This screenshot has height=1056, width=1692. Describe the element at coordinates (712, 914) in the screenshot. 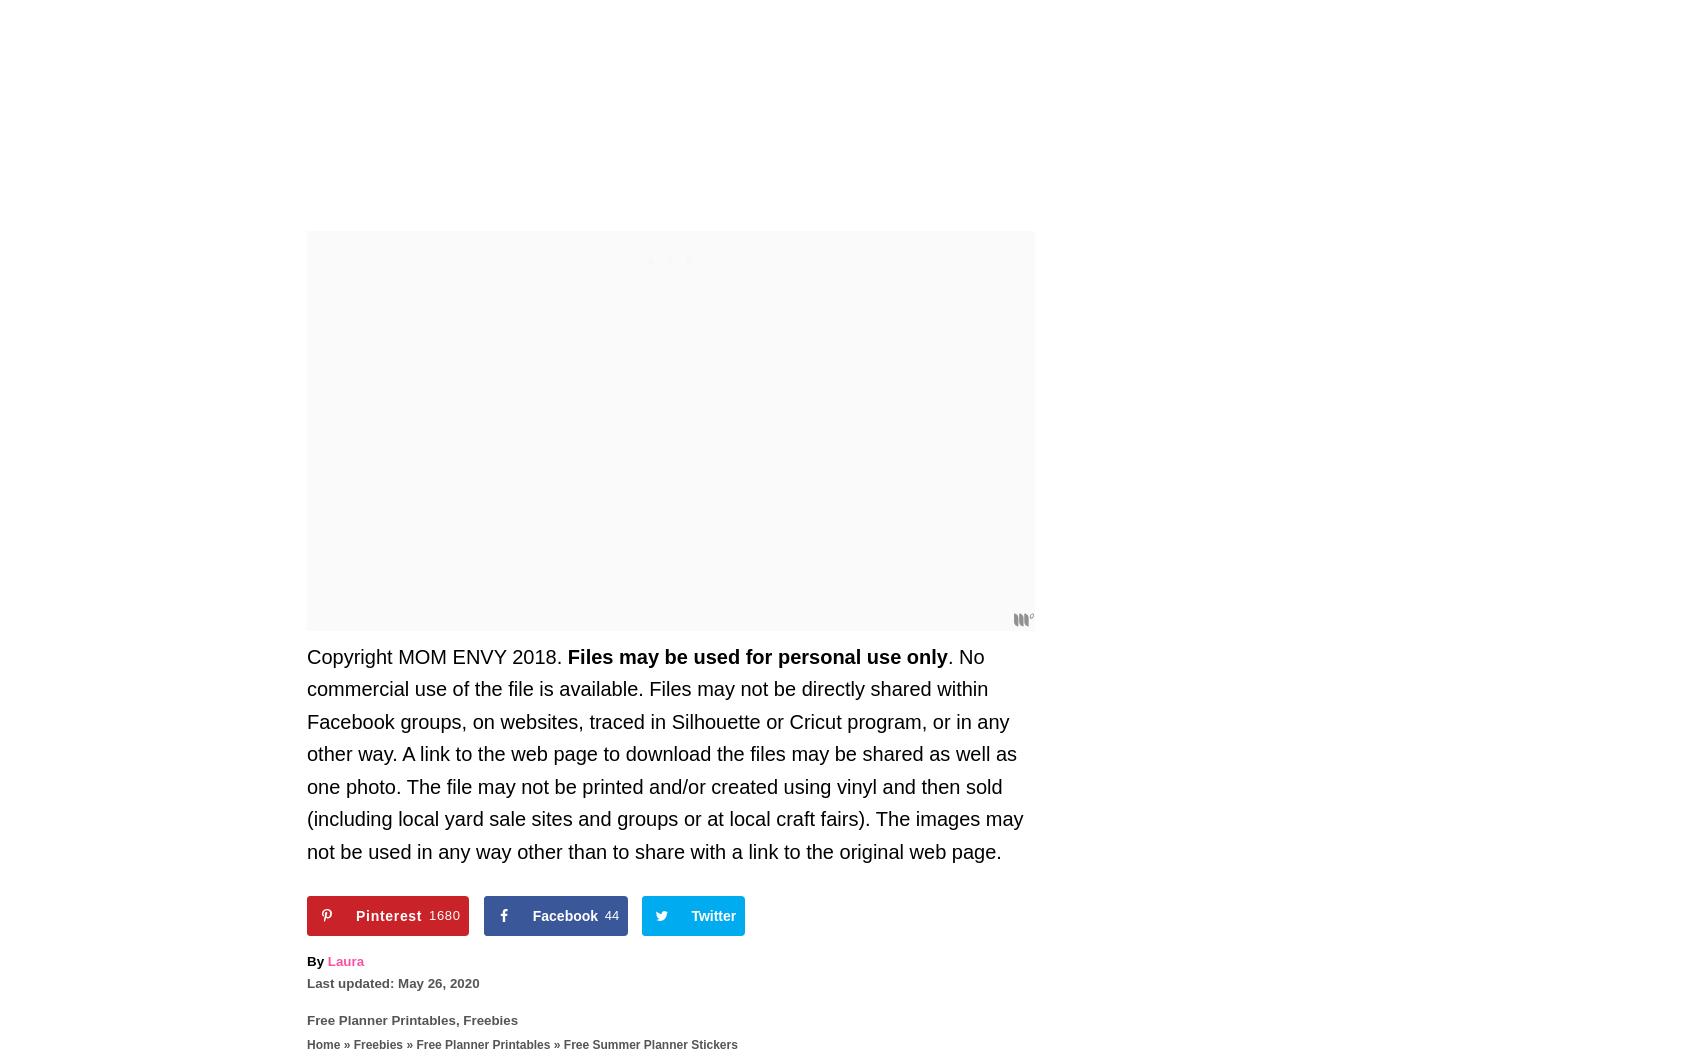

I see `'Twitter'` at that location.